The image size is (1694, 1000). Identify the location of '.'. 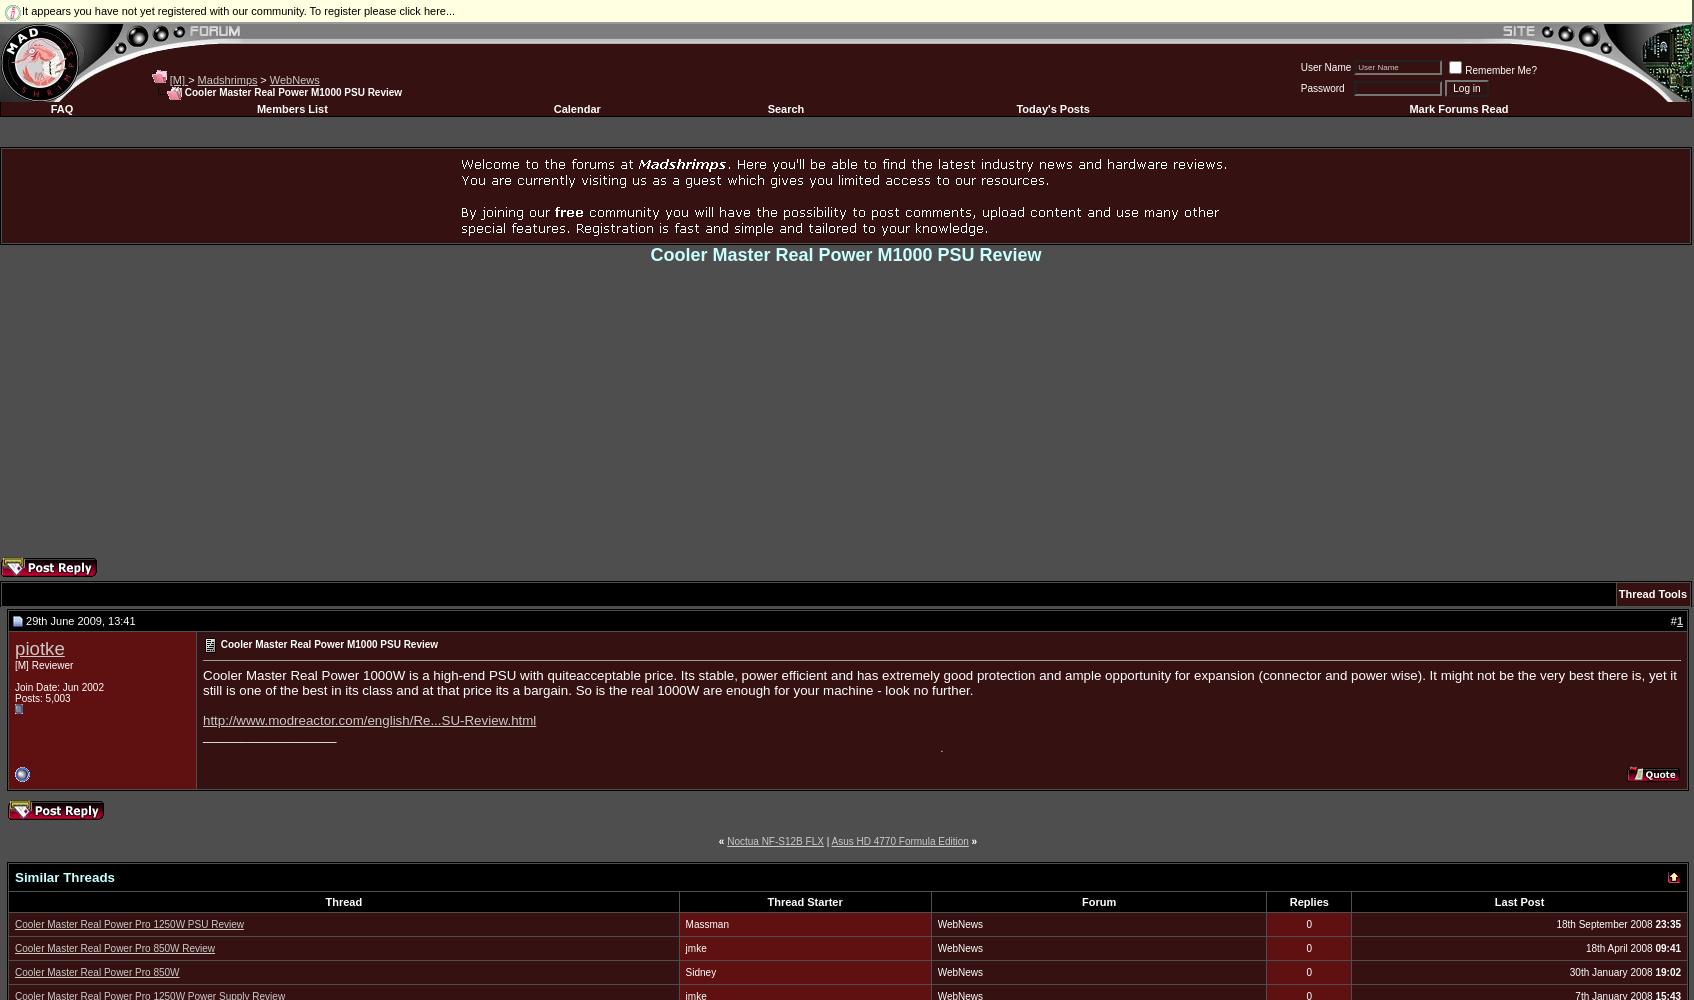
(941, 746).